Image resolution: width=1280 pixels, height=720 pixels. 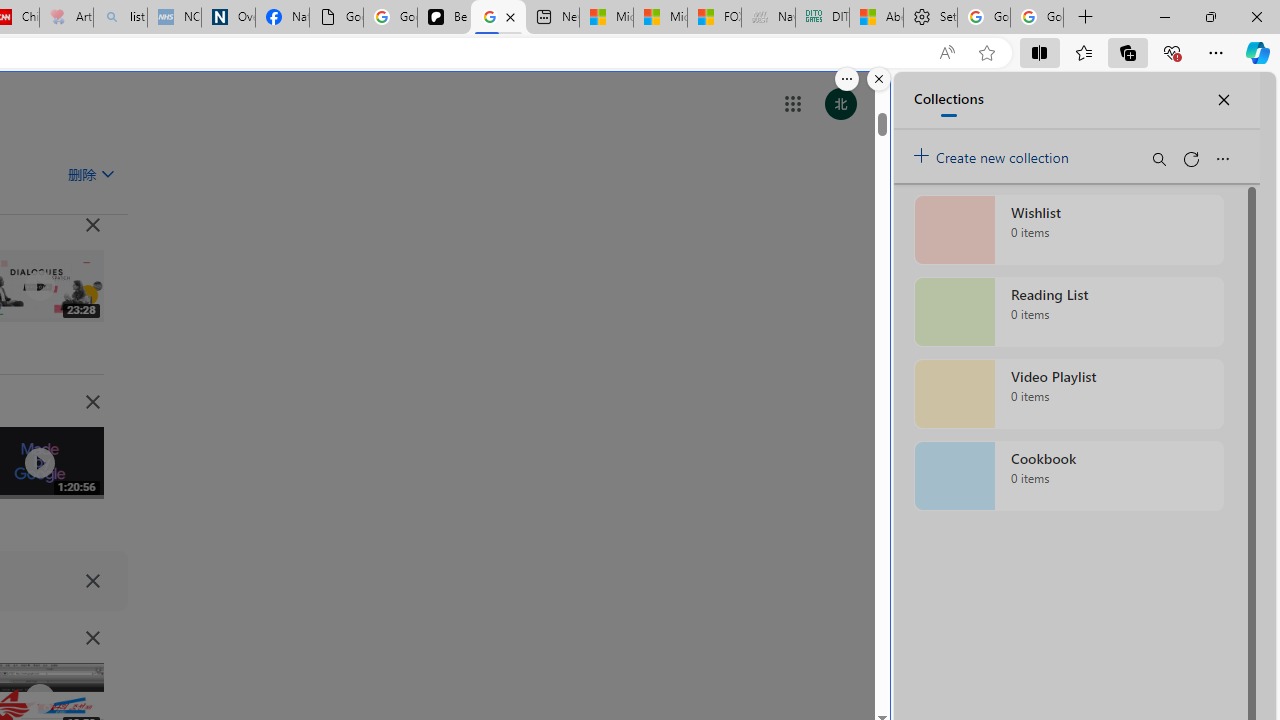 I want to click on 'Class: asE2Ub NMm5M', so click(x=106, y=172).